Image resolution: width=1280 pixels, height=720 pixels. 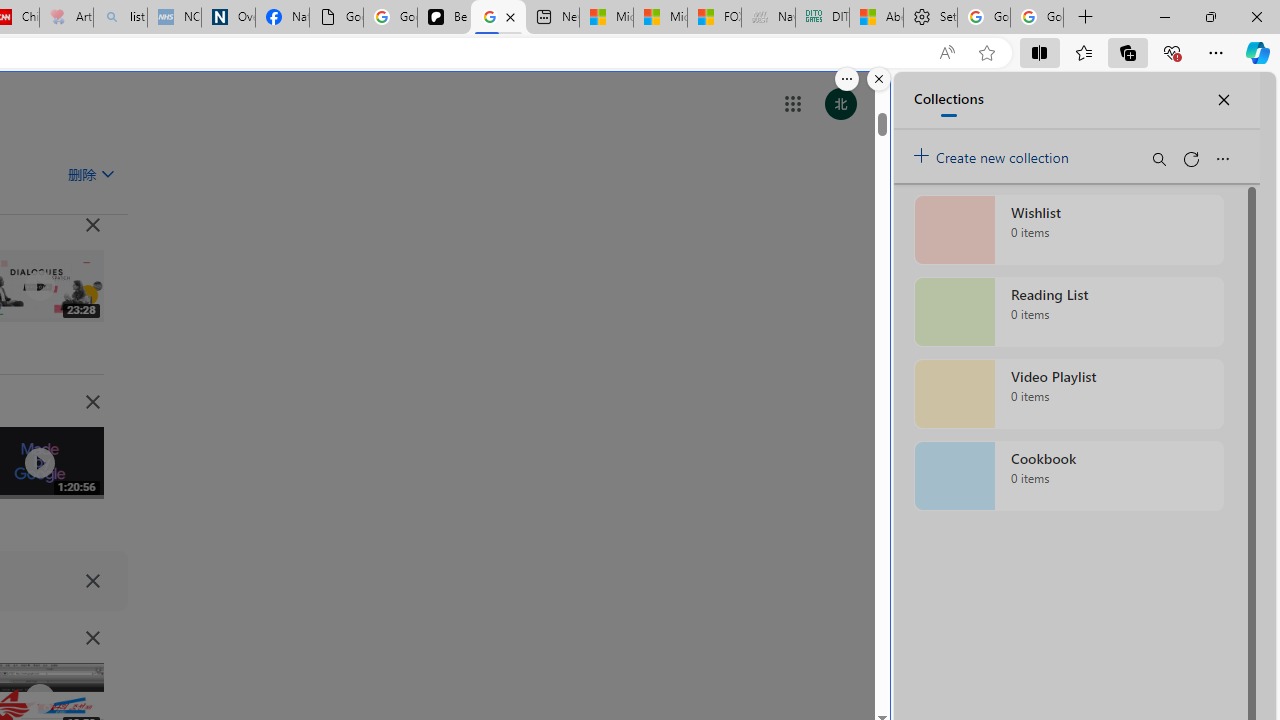 I want to click on 'Class: asE2Ub NMm5M', so click(x=106, y=172).